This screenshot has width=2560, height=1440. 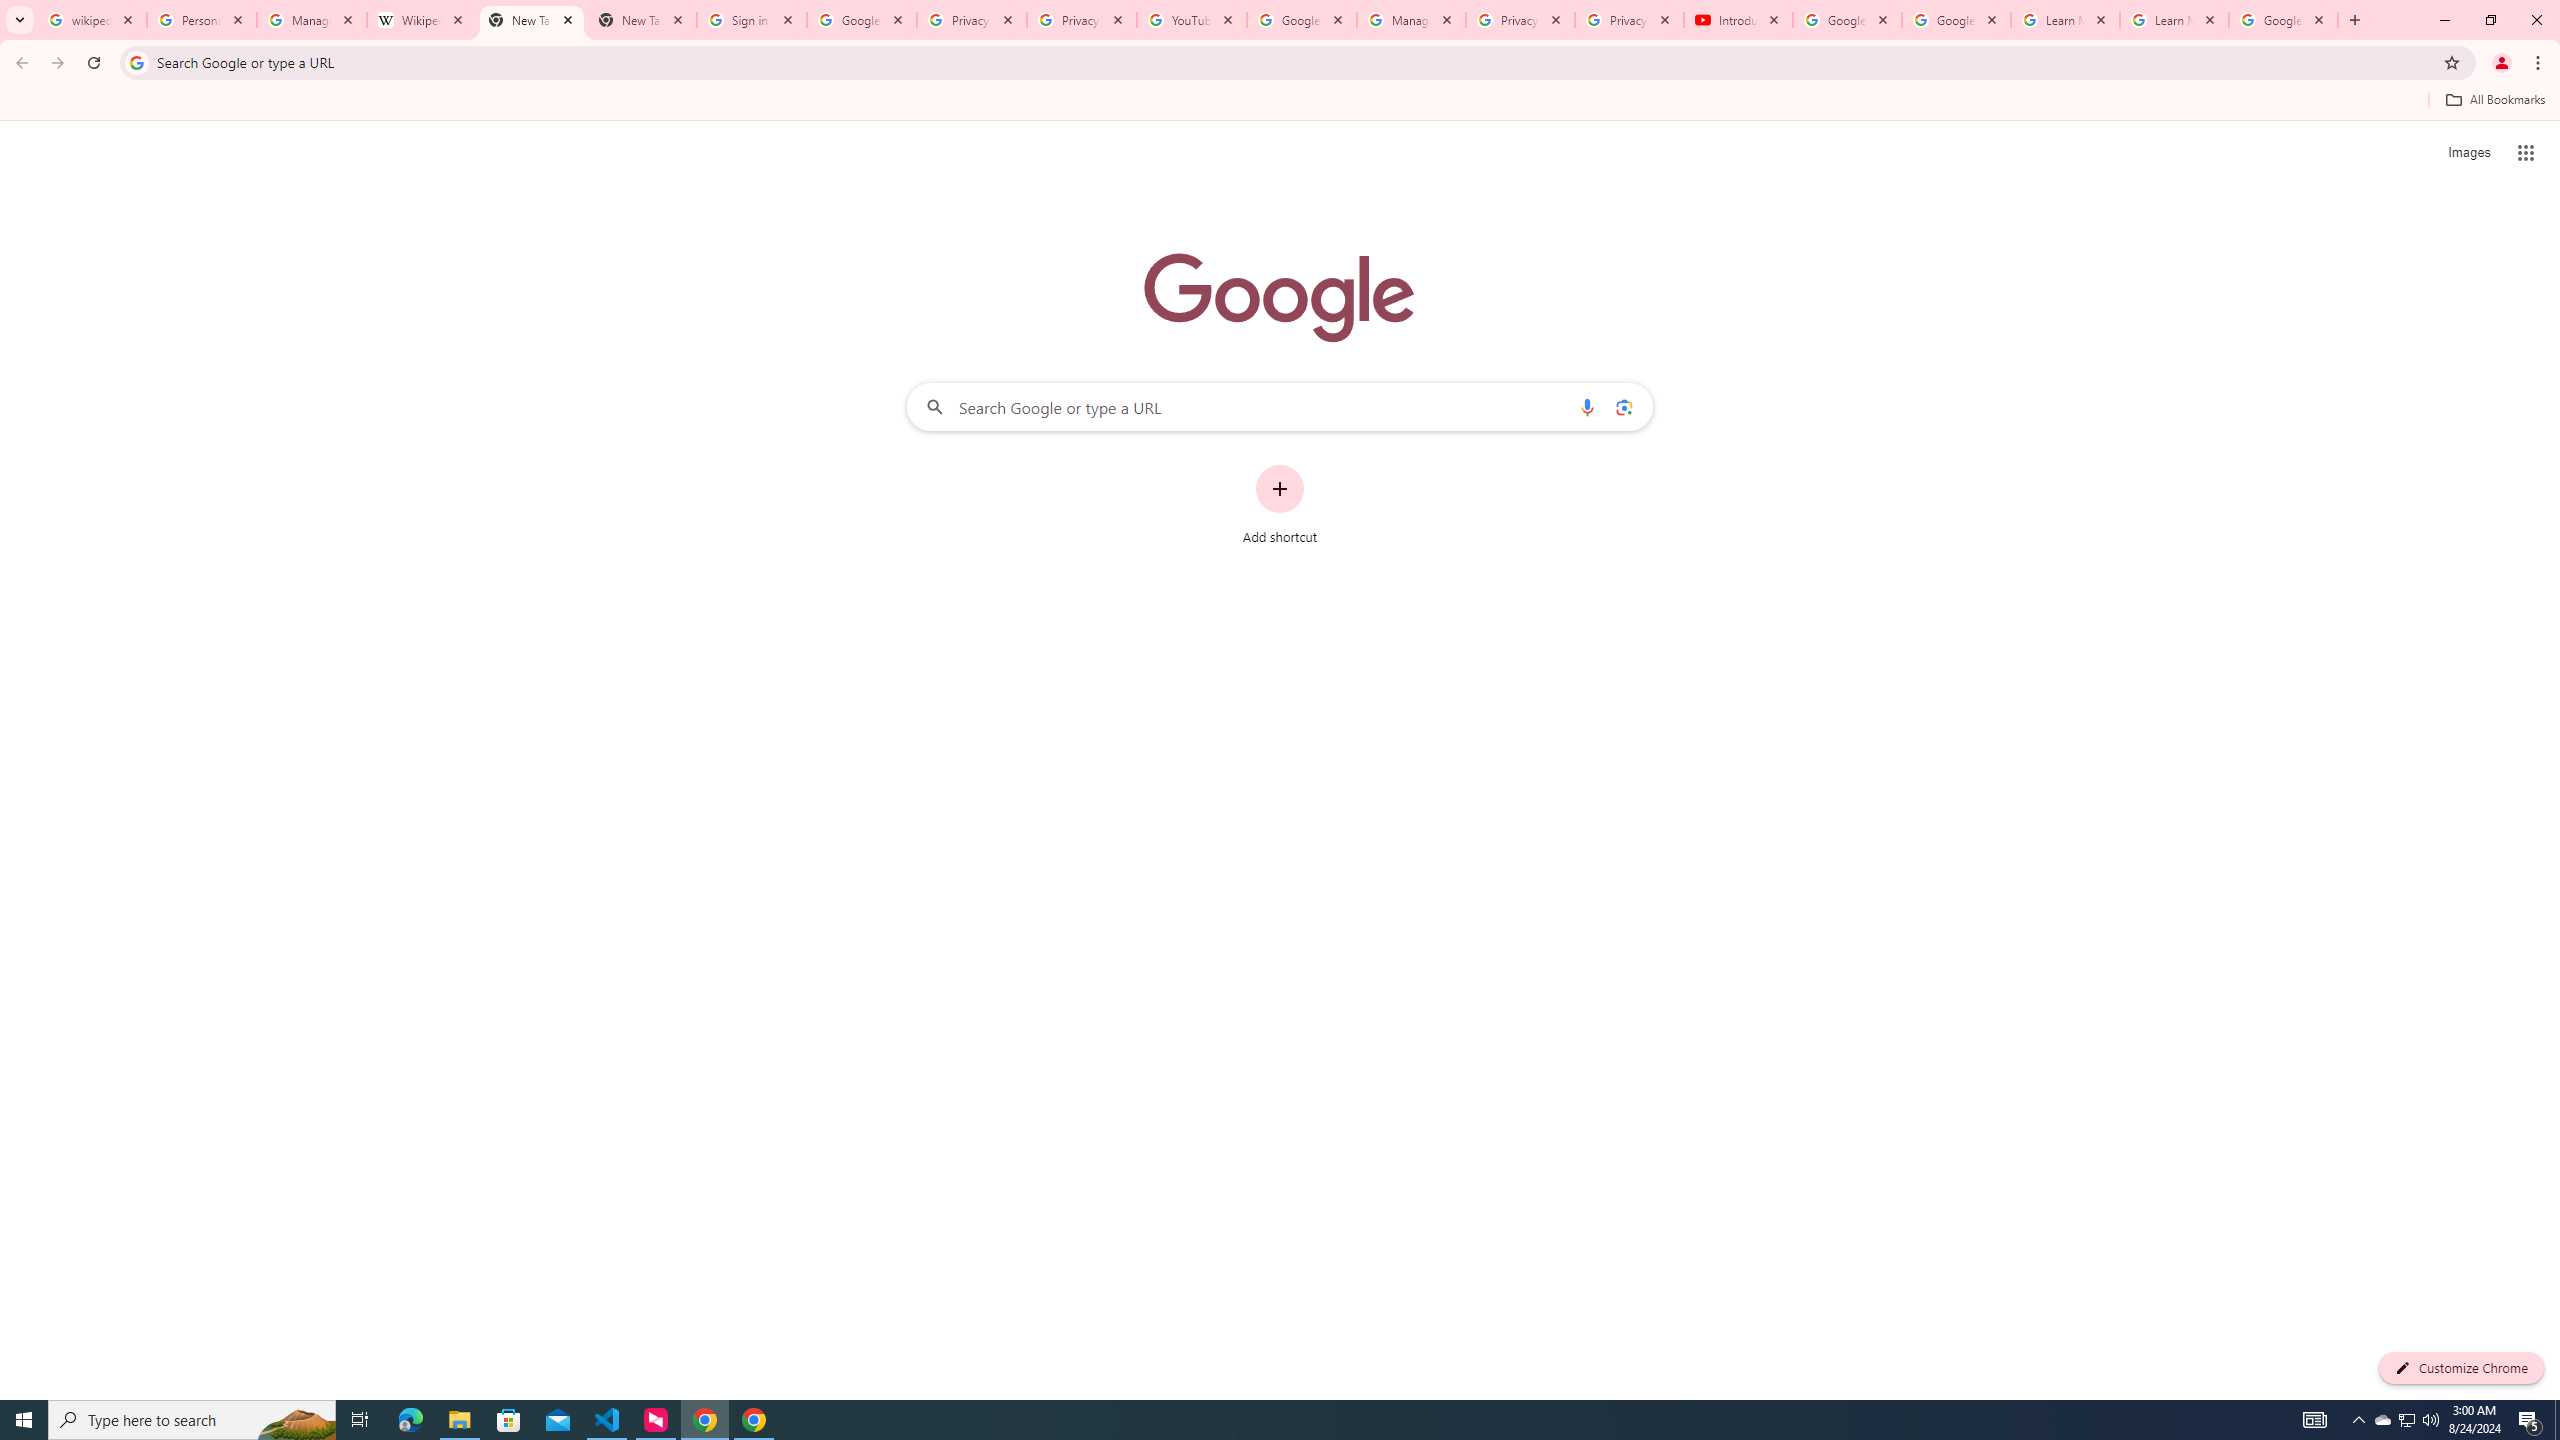 I want to click on 'Search for Images ', so click(x=2469, y=153).